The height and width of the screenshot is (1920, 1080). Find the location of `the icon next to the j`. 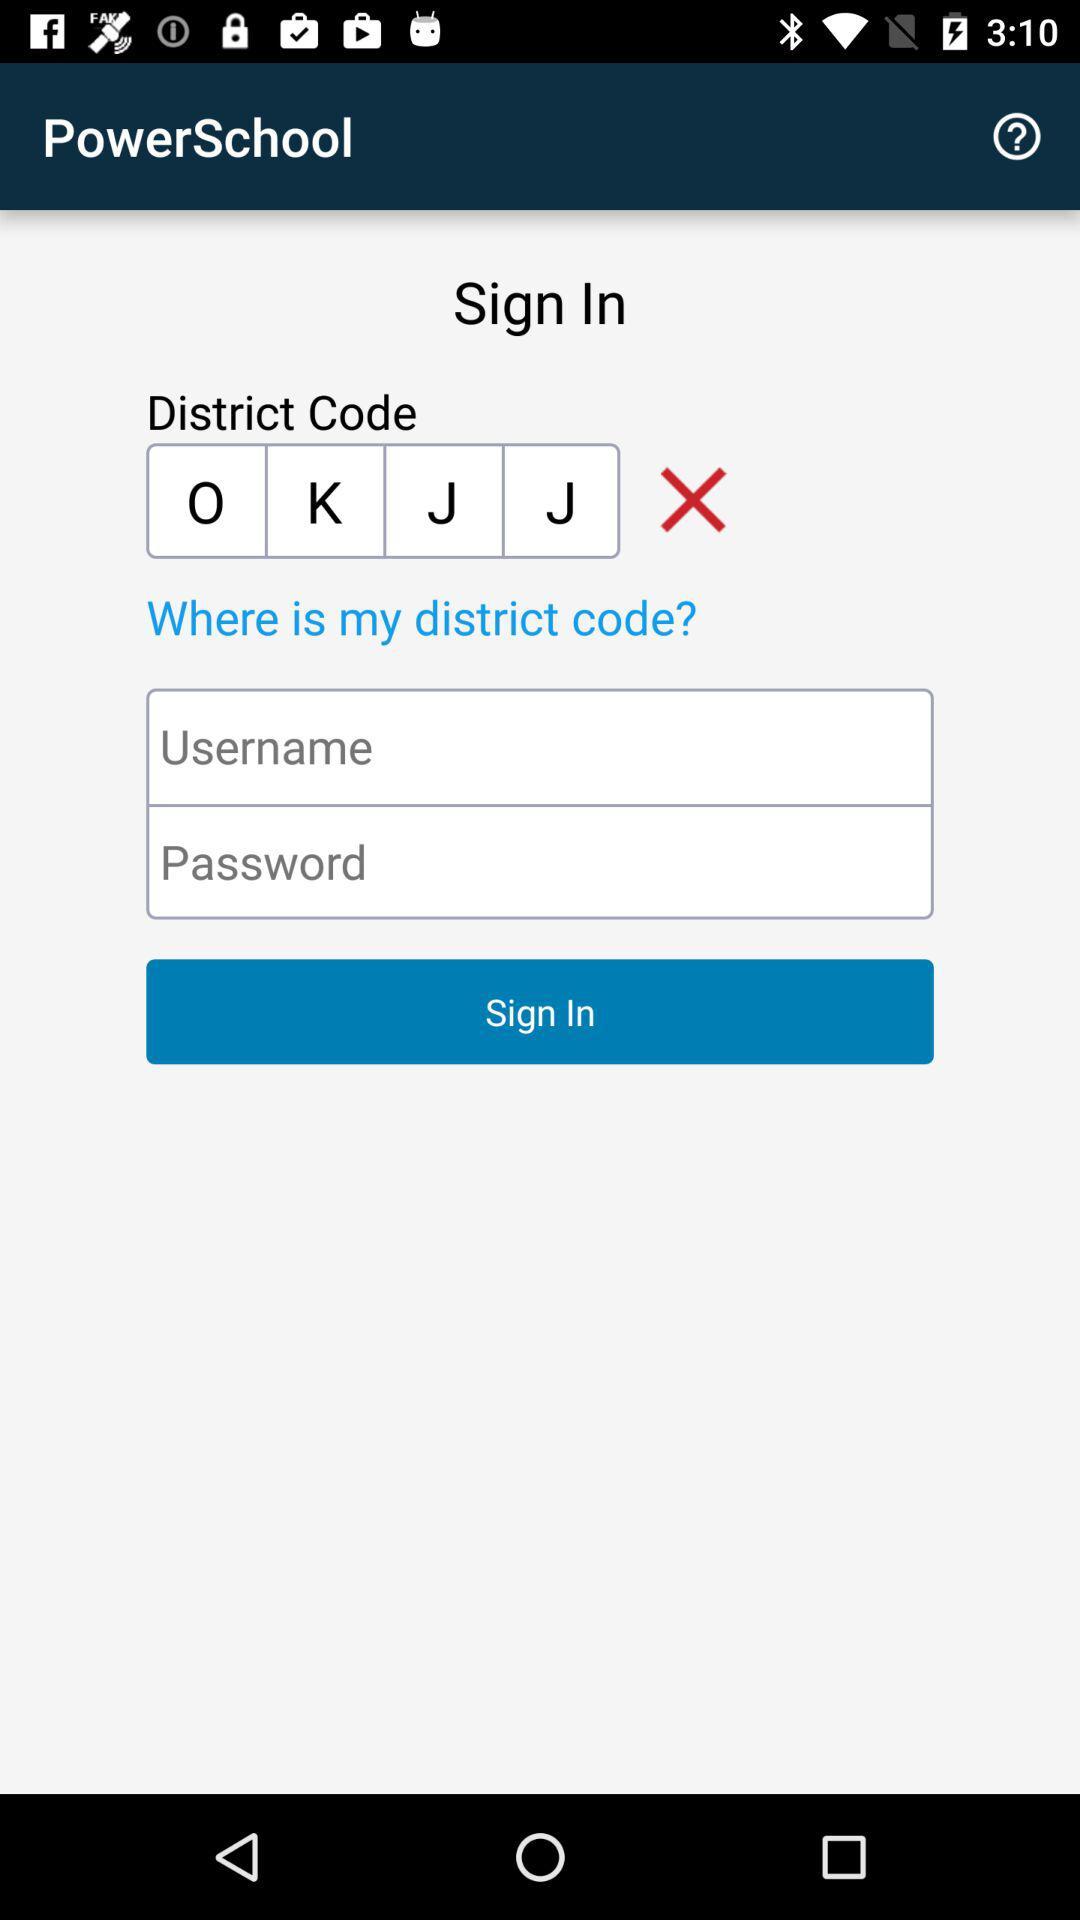

the icon next to the j is located at coordinates (323, 500).